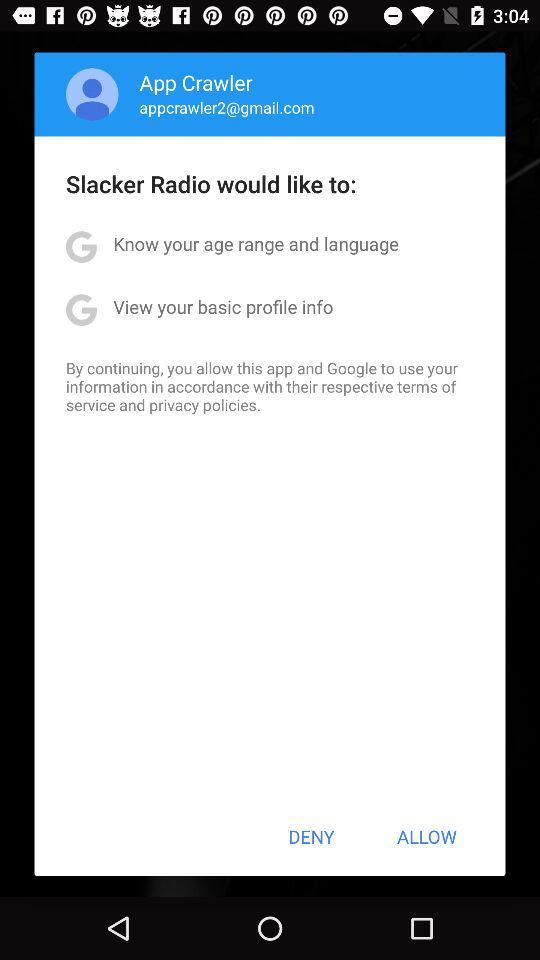 The height and width of the screenshot is (960, 540). Describe the element at coordinates (311, 836) in the screenshot. I see `icon at the bottom` at that location.